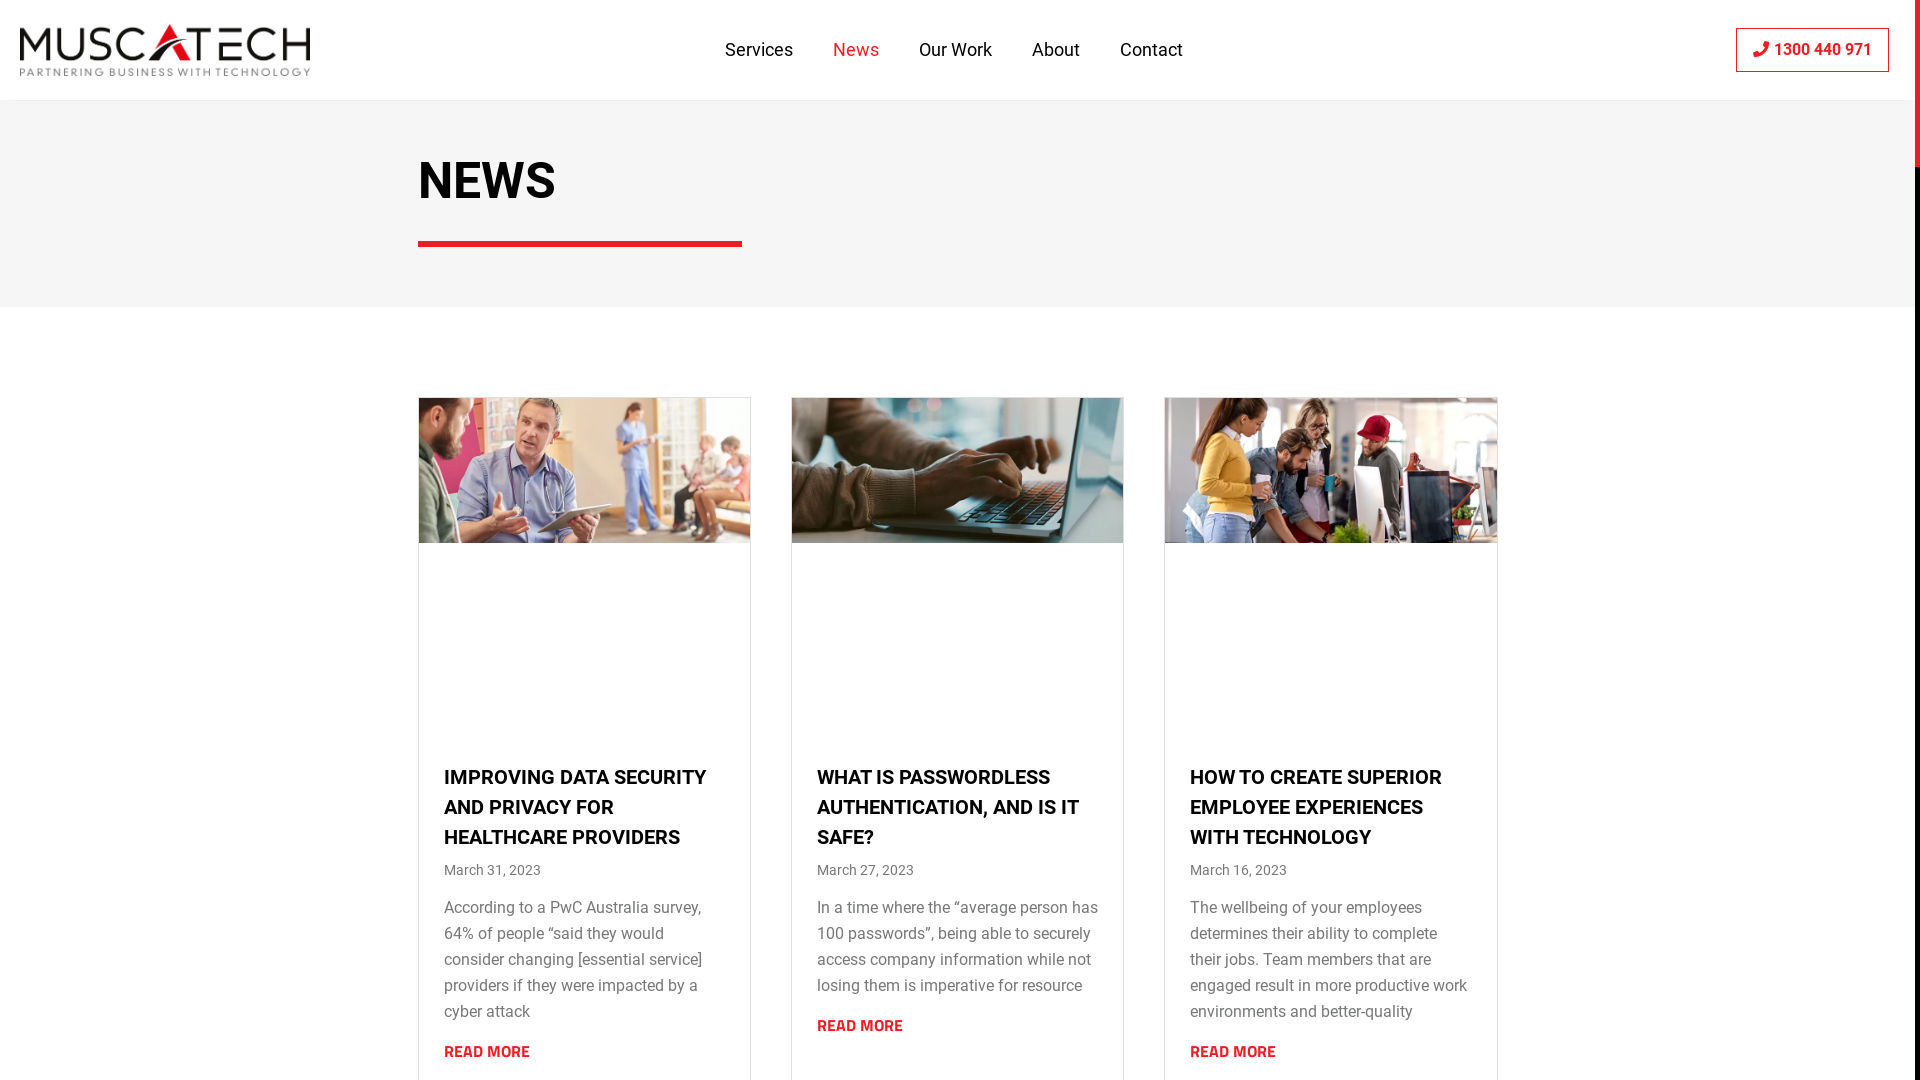  Describe the element at coordinates (757, 49) in the screenshot. I see `'Services'` at that location.